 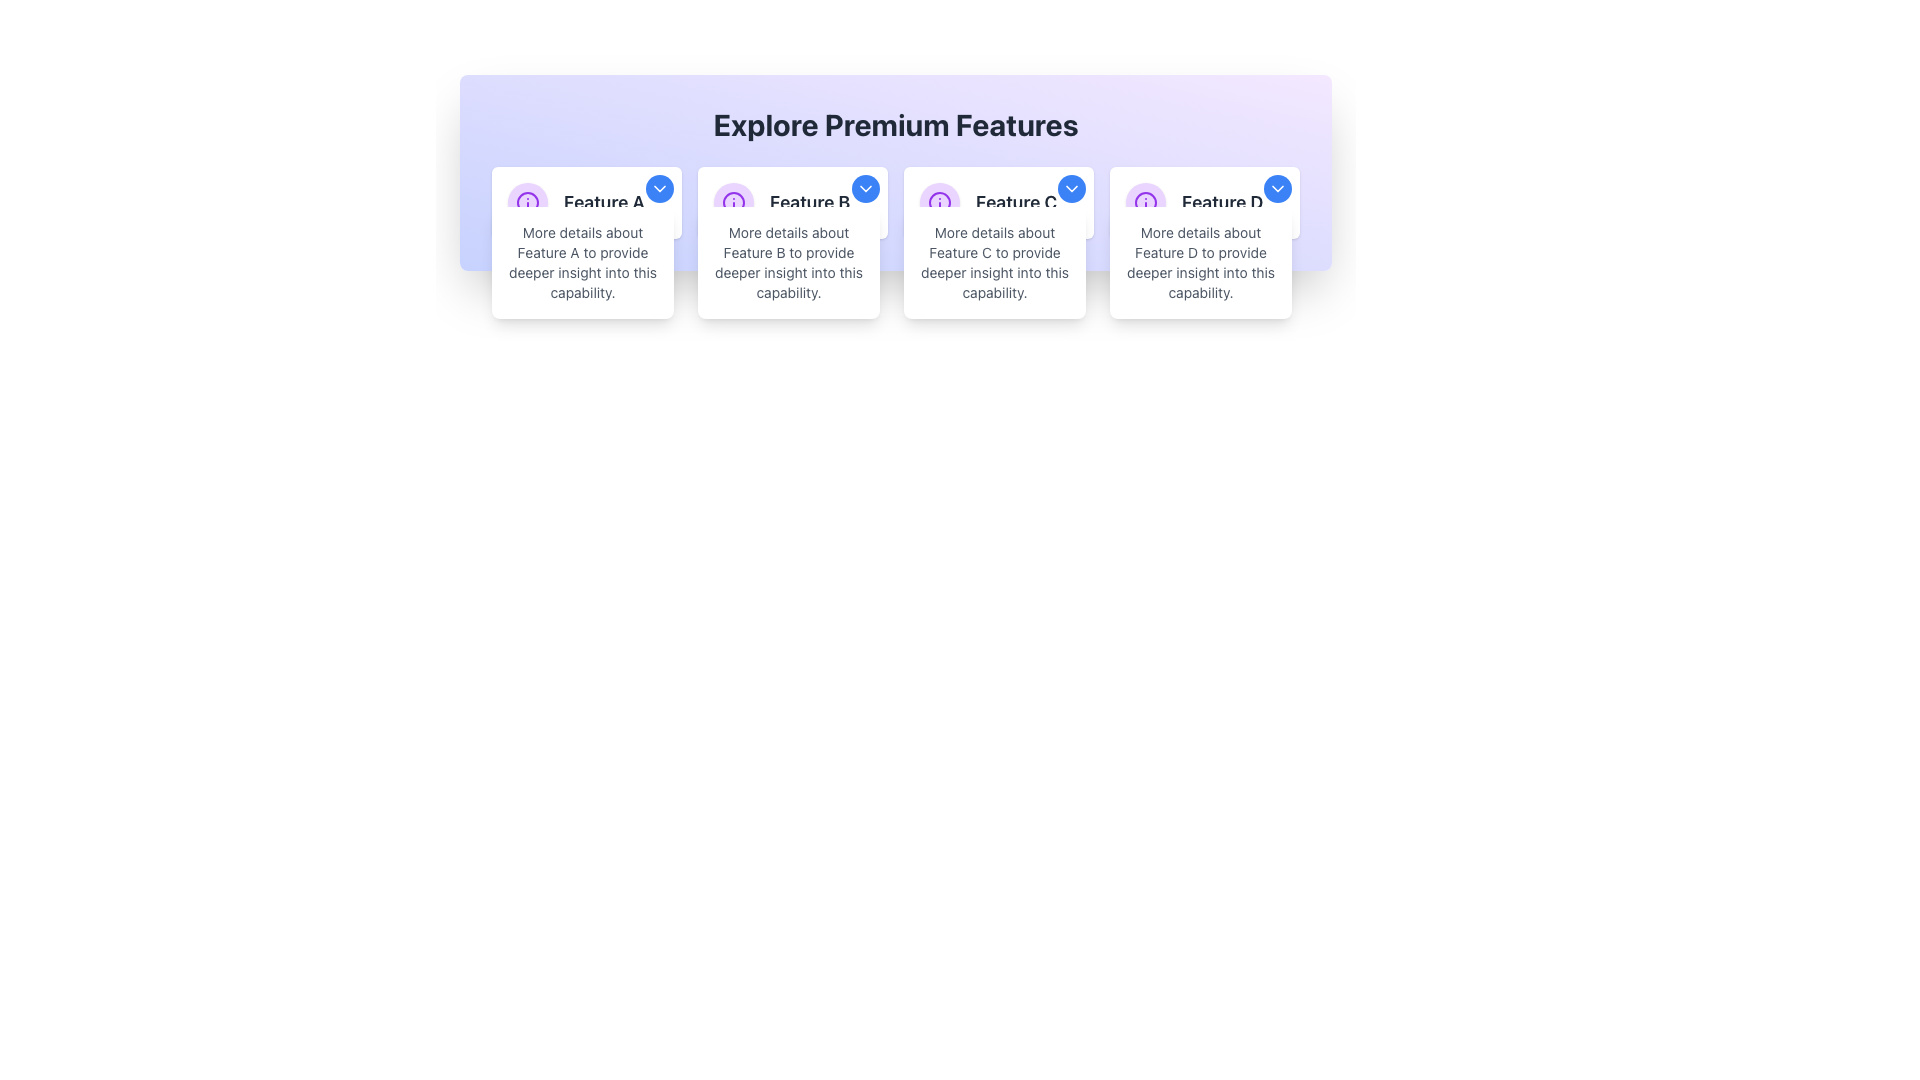 I want to click on text from the text box located under the heading 'Feature B' in the second card of the 'Explore Premium Features' section, so click(x=787, y=261).